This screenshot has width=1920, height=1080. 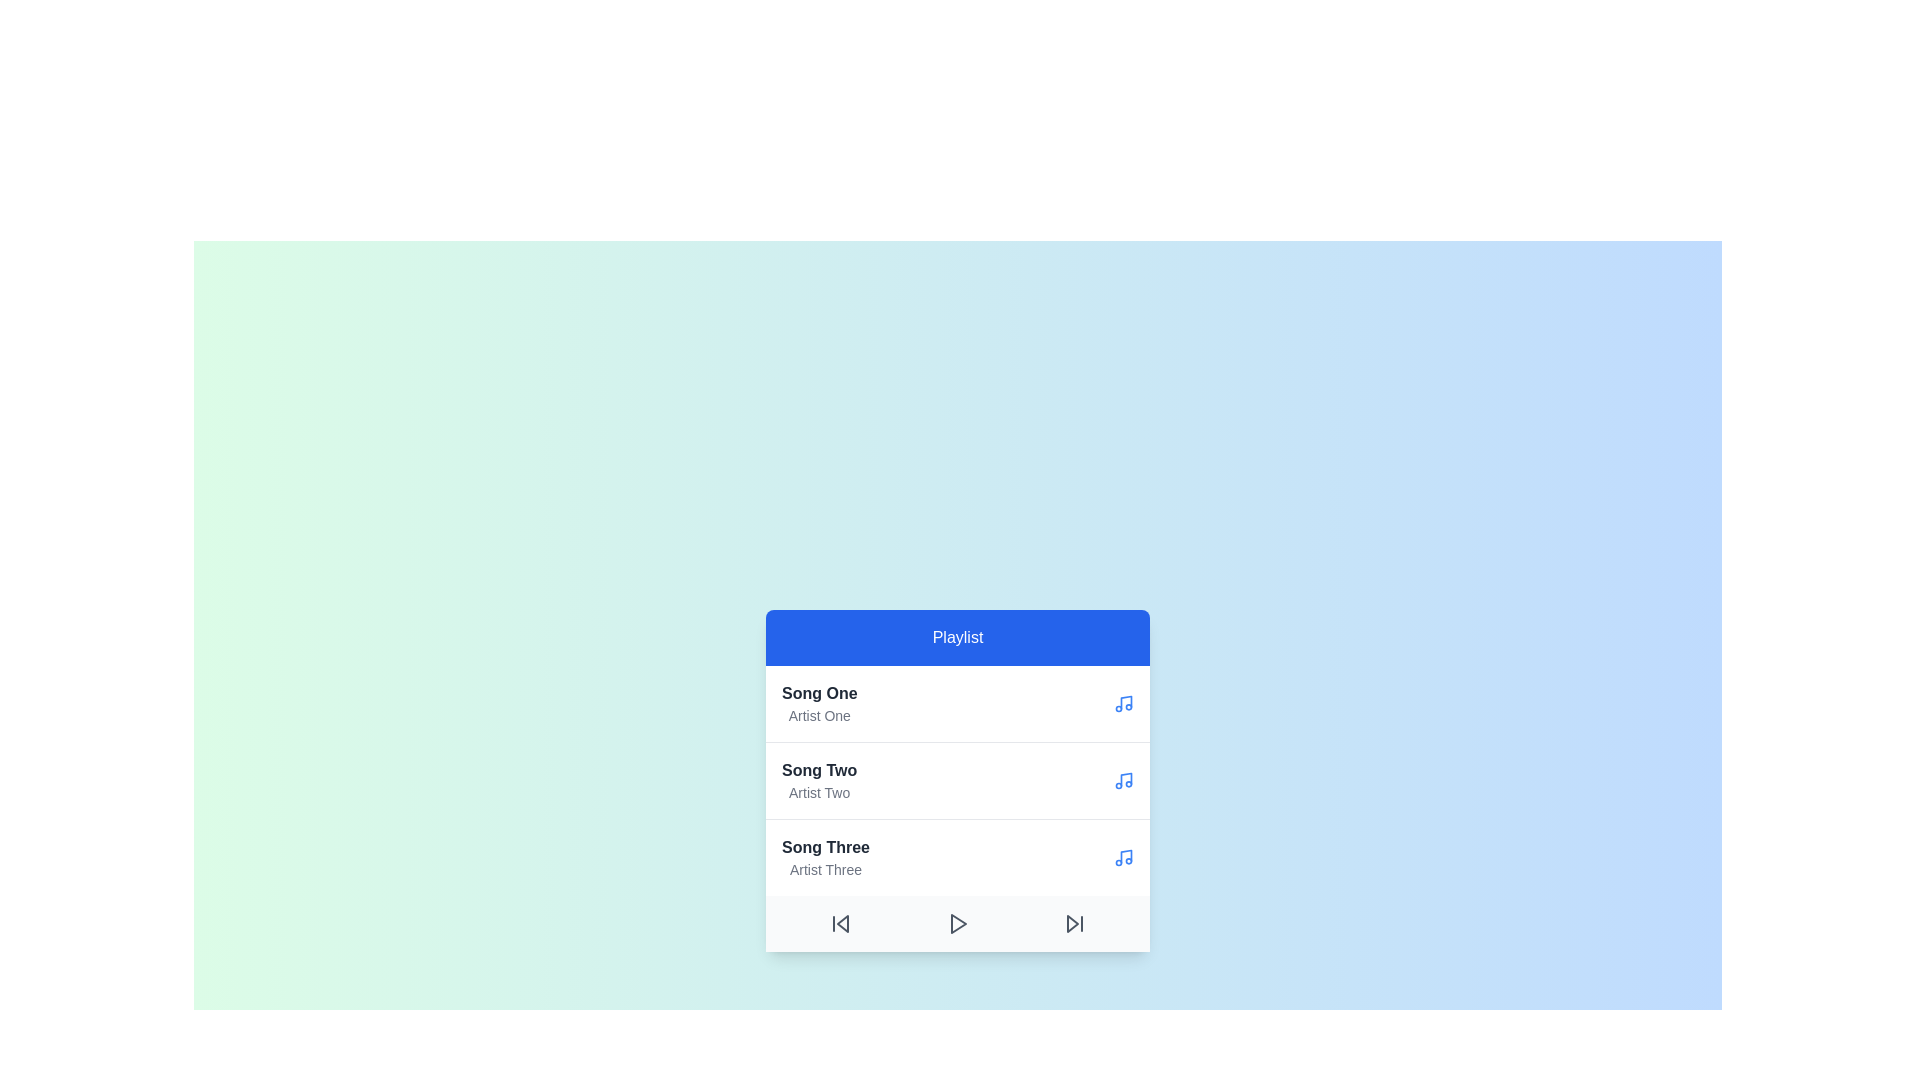 I want to click on the playlist title to interact with it, so click(x=957, y=637).